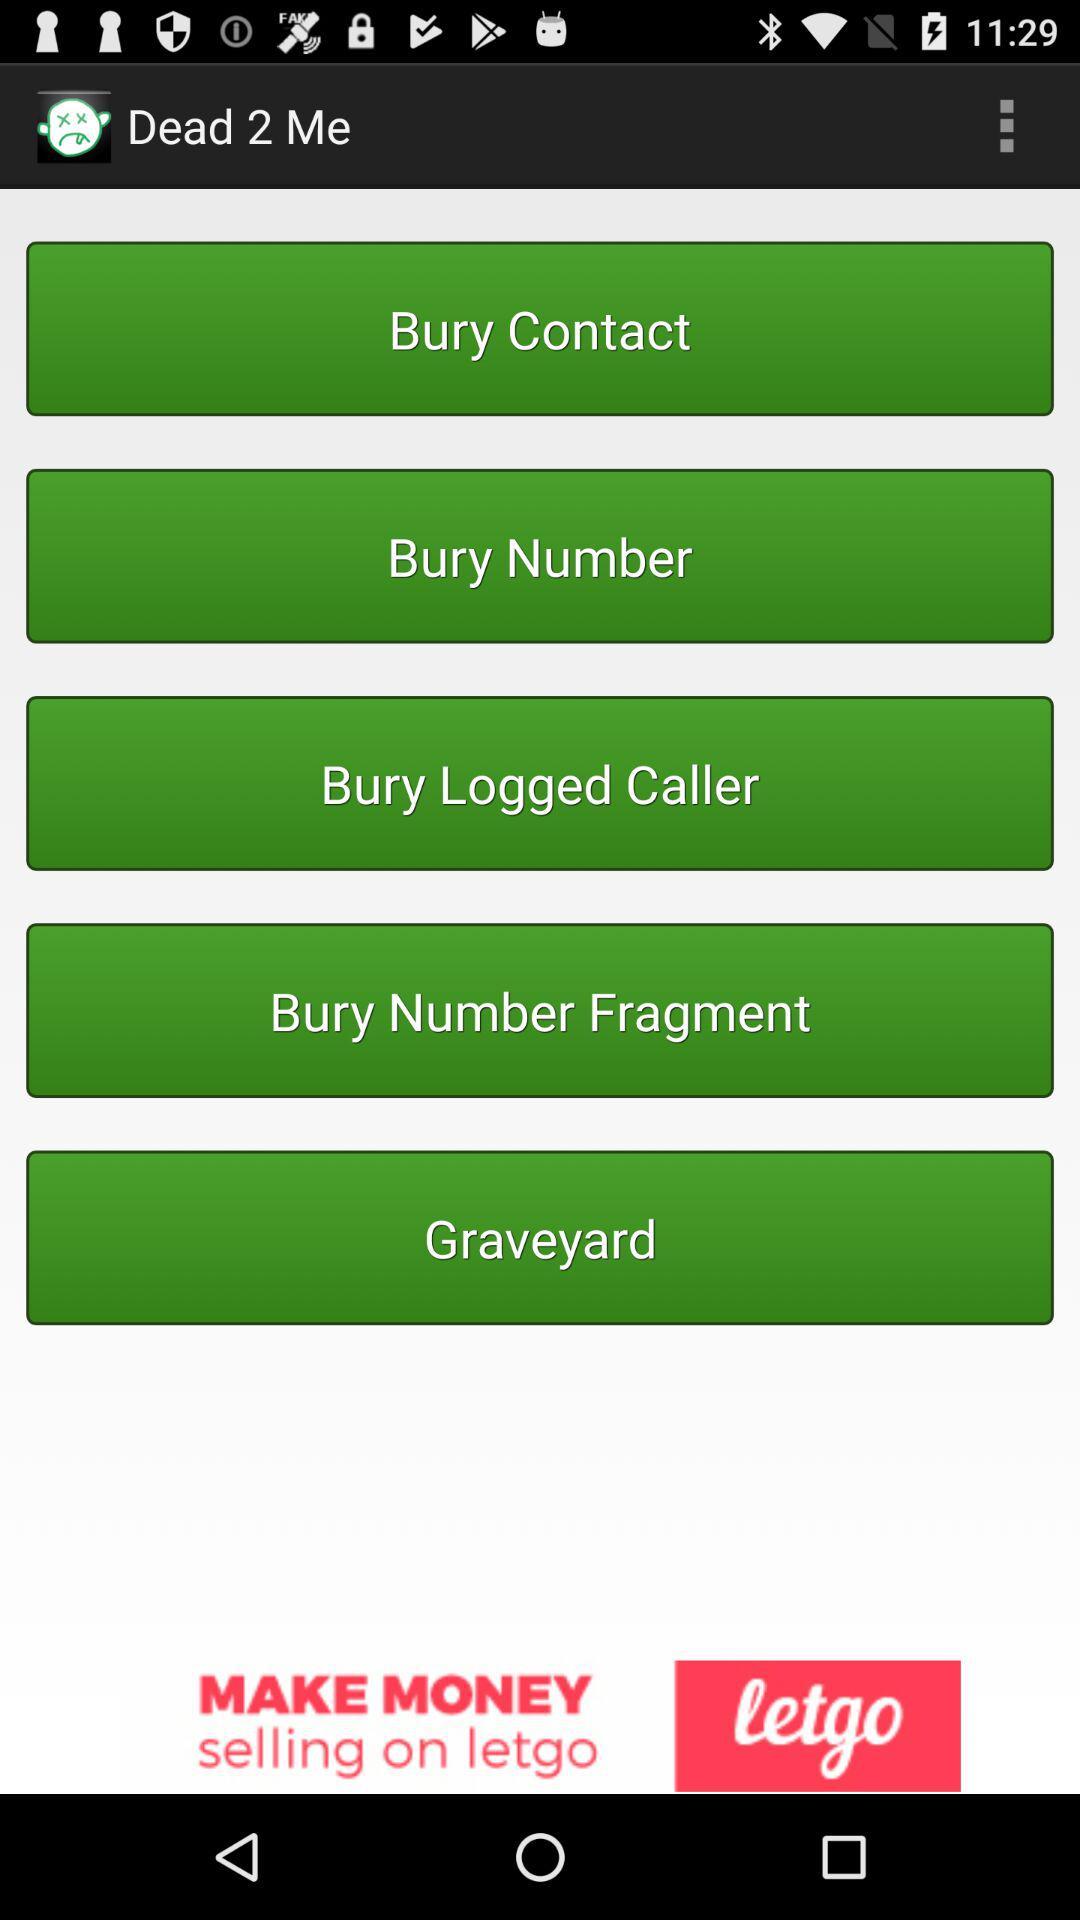 Image resolution: width=1080 pixels, height=1920 pixels. I want to click on open advertisement, so click(540, 1726).